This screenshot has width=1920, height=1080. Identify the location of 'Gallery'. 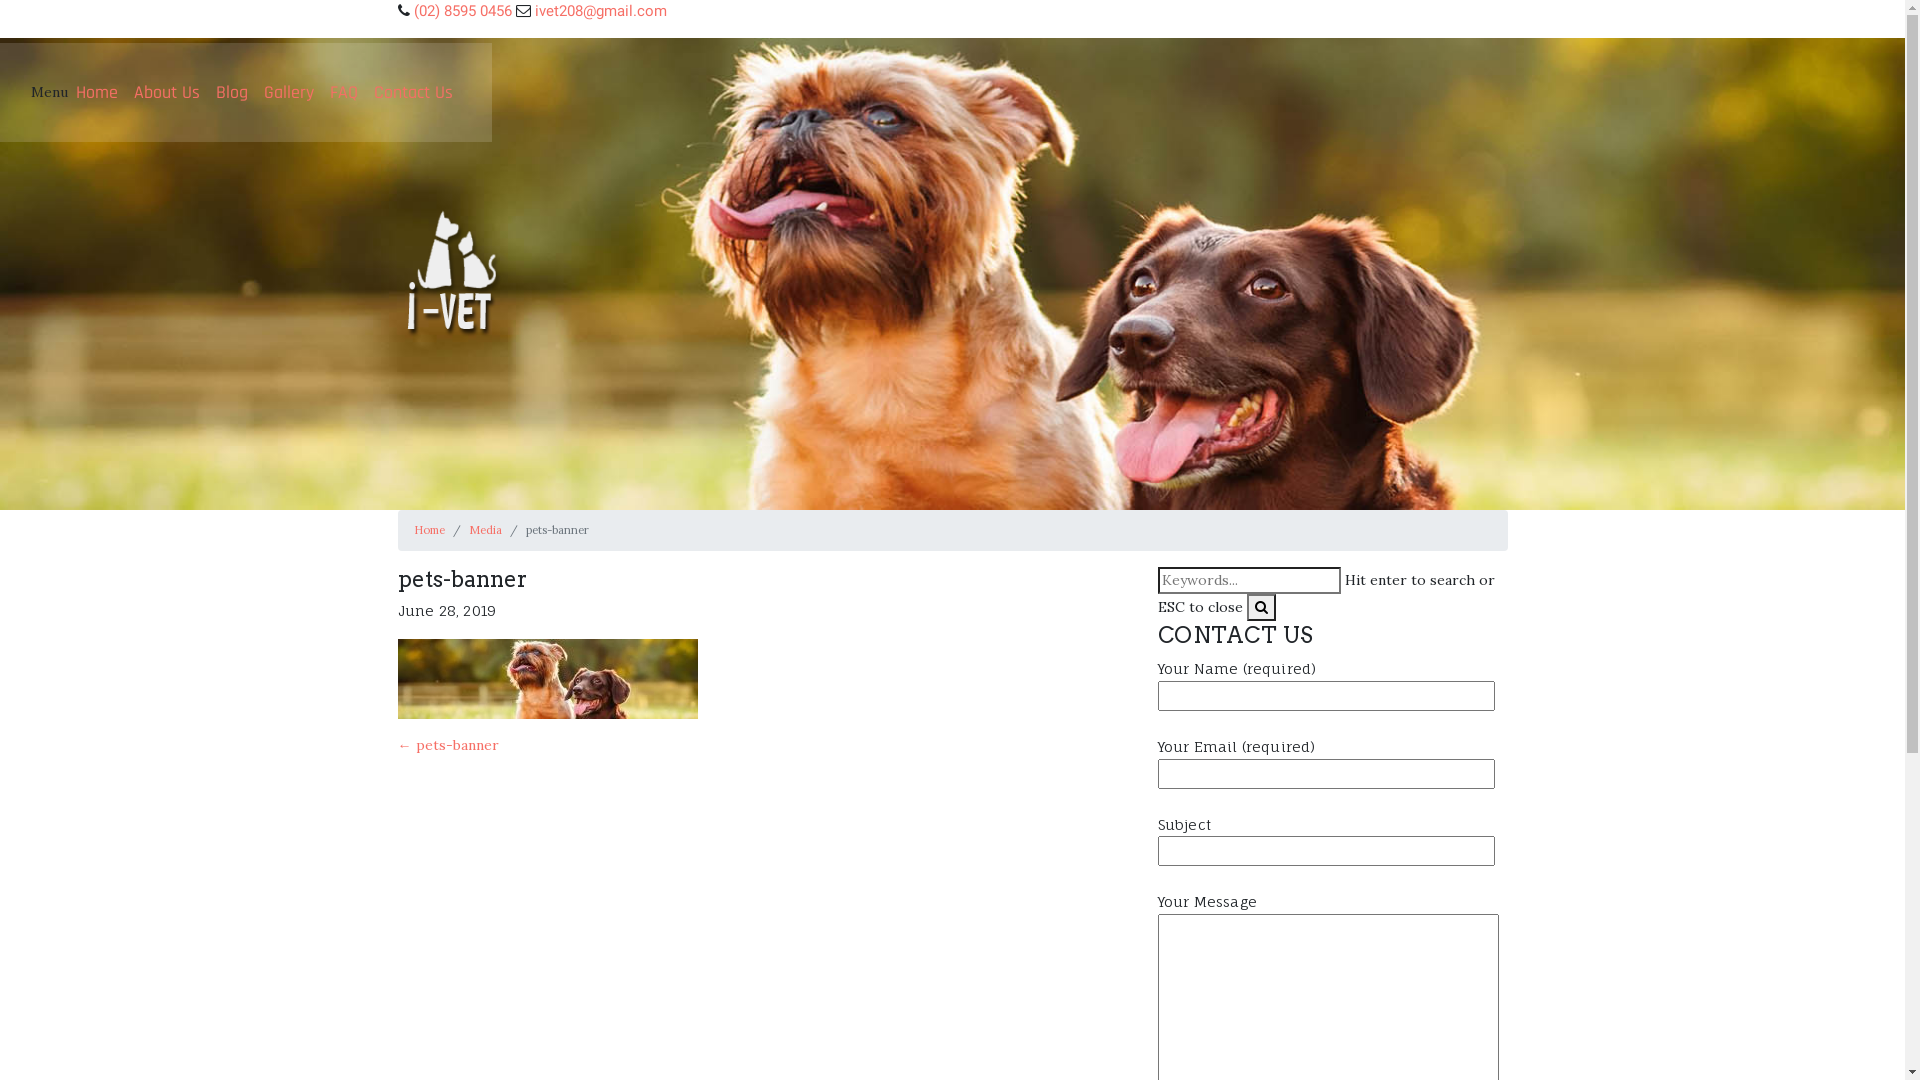
(254, 92).